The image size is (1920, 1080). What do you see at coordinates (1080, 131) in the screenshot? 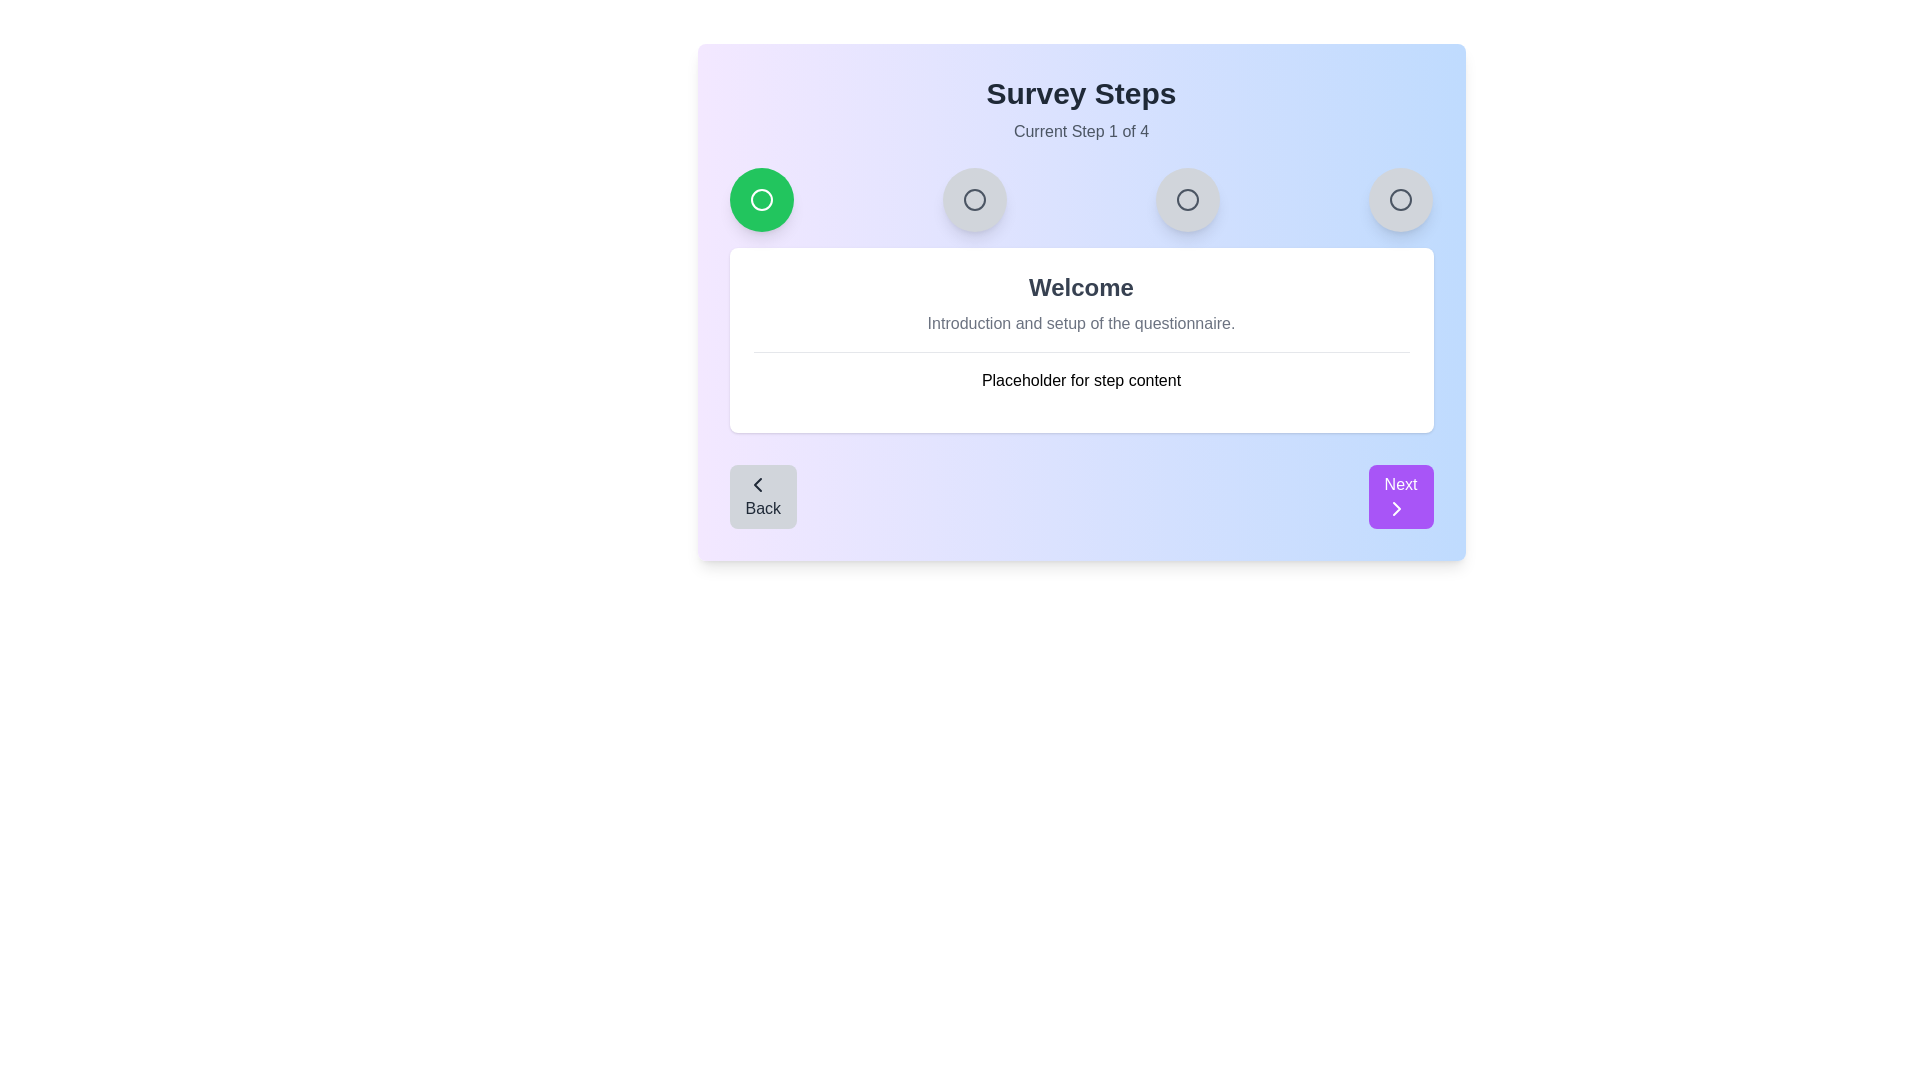
I see `the Text label that indicates the user is on step 1 out of 4 in the Survey Steps section` at bounding box center [1080, 131].